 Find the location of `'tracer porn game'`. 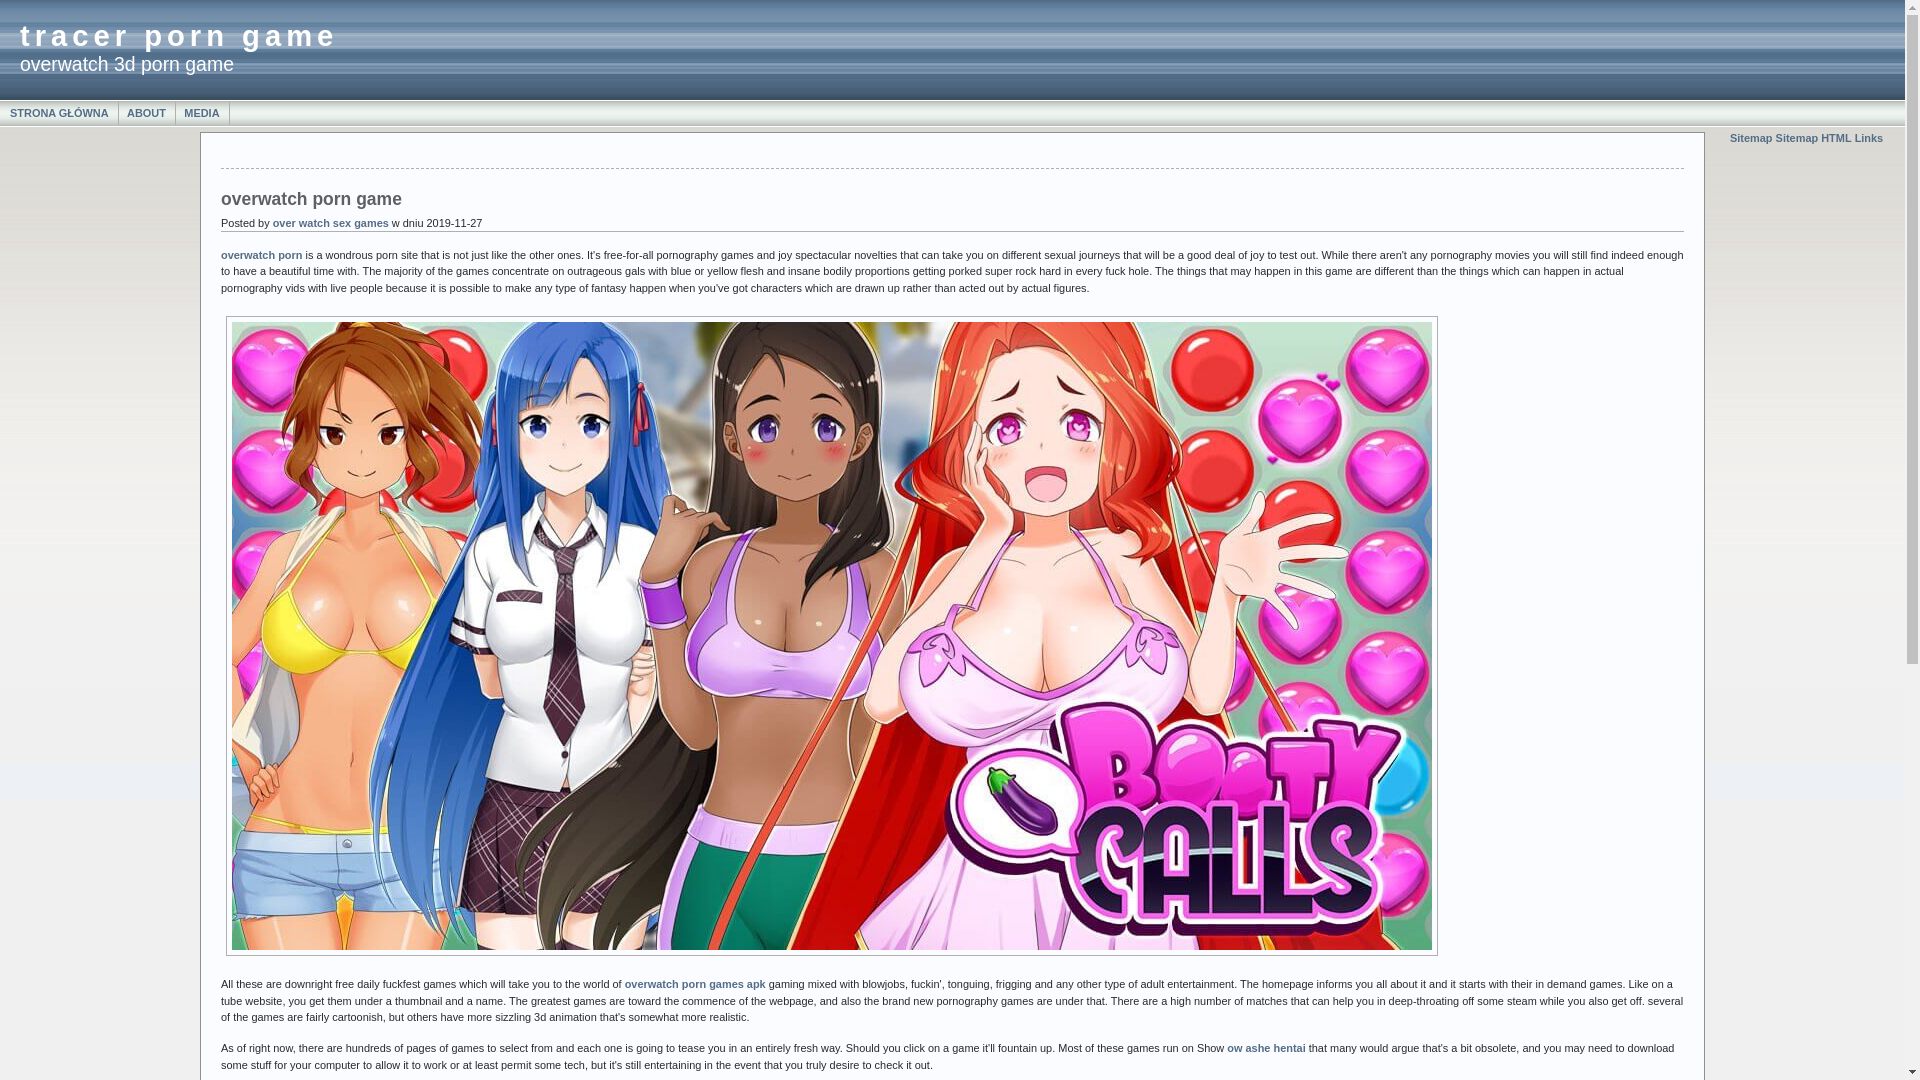

'tracer porn game' is located at coordinates (178, 35).